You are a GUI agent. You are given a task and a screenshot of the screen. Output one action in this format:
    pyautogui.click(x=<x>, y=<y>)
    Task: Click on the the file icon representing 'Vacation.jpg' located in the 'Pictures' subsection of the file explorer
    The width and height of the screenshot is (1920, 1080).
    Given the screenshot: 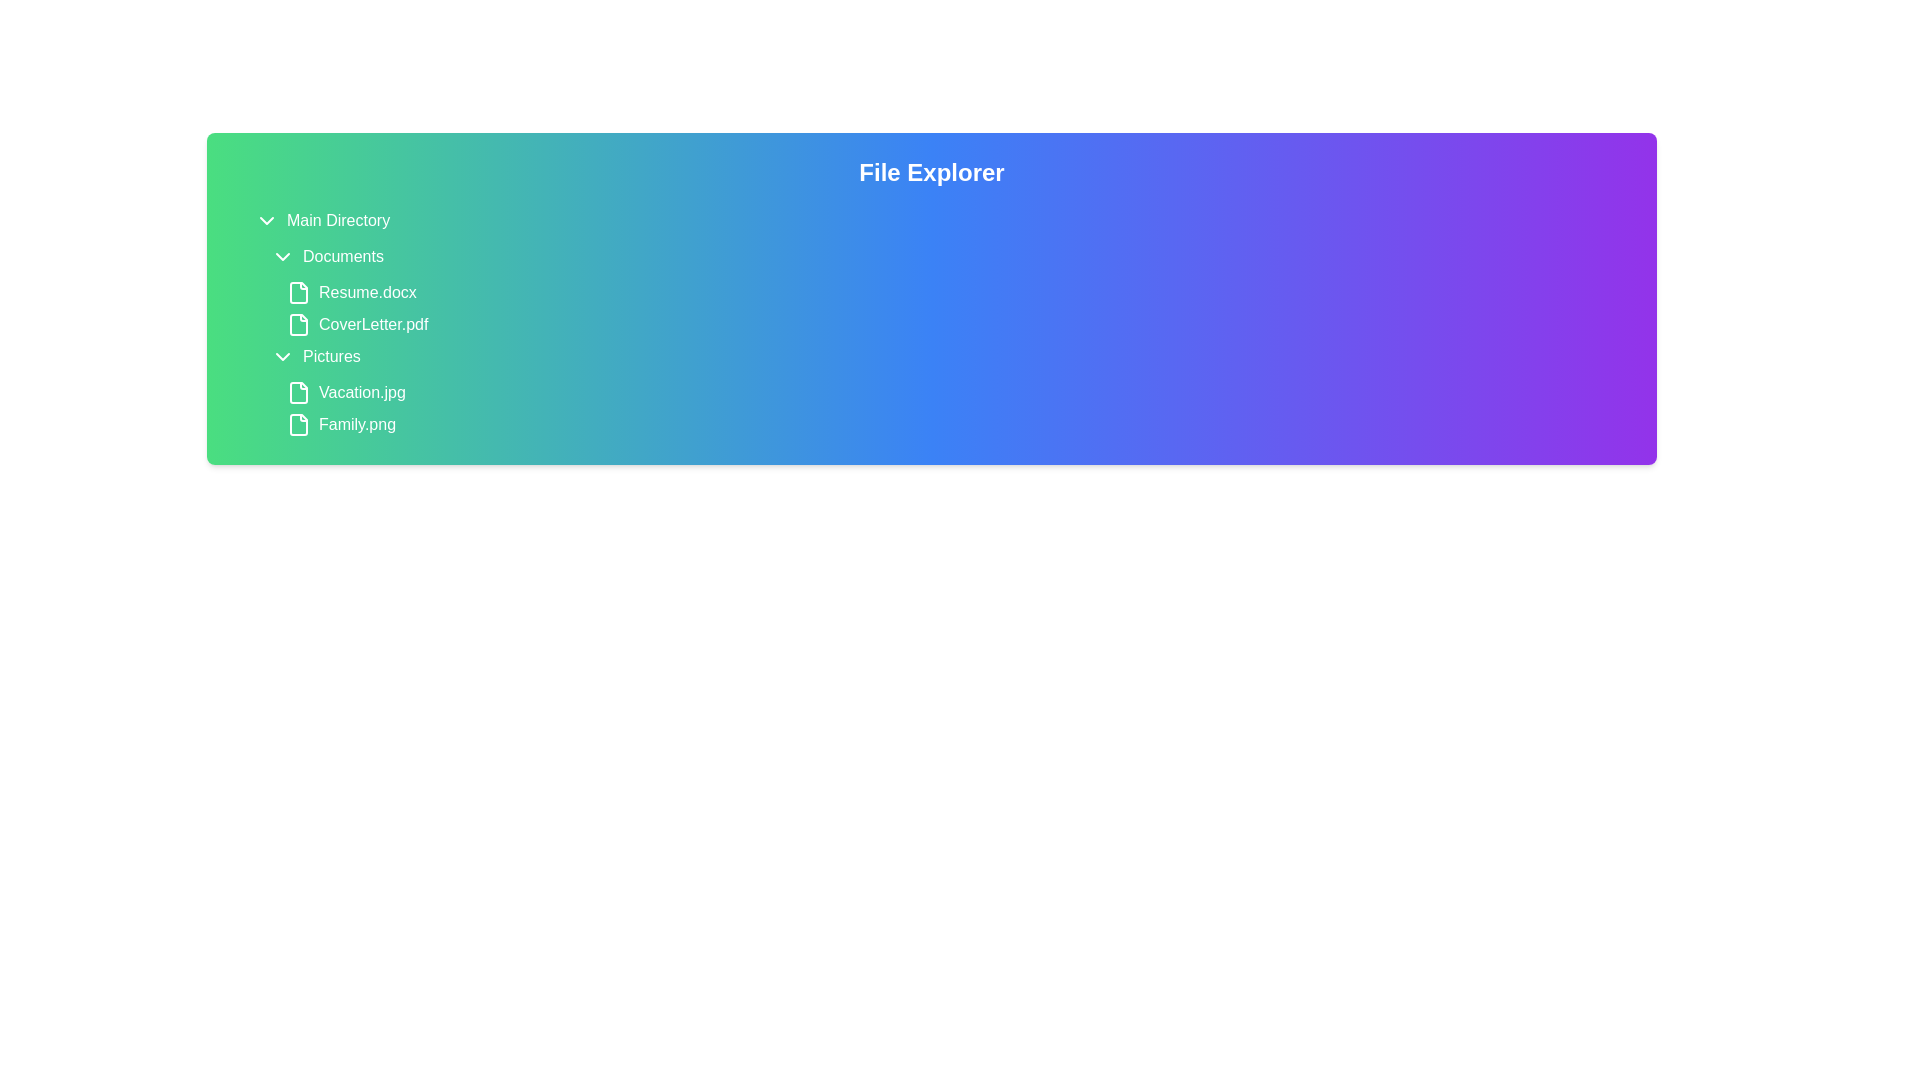 What is the action you would take?
    pyautogui.click(x=297, y=393)
    